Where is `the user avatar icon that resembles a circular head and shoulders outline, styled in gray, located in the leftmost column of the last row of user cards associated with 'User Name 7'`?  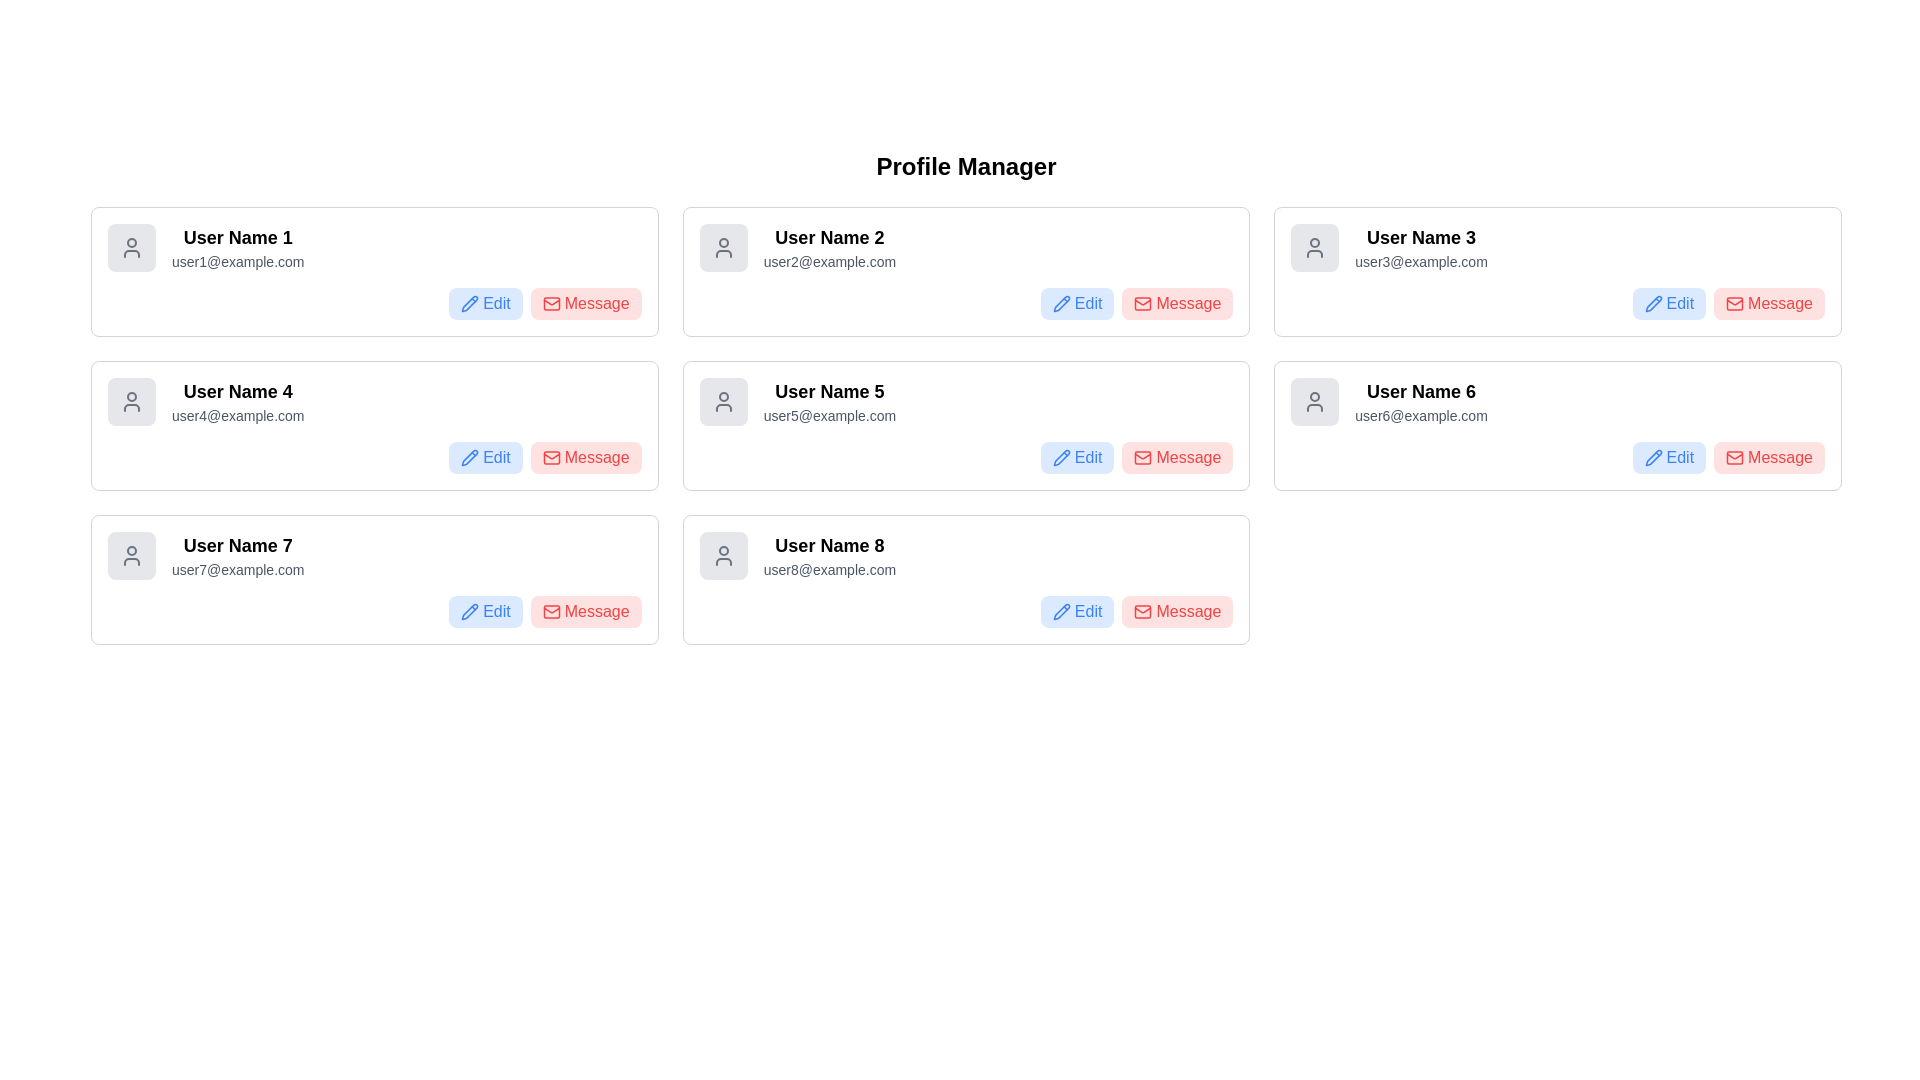 the user avatar icon that resembles a circular head and shoulders outline, styled in gray, located in the leftmost column of the last row of user cards associated with 'User Name 7' is located at coordinates (131, 555).